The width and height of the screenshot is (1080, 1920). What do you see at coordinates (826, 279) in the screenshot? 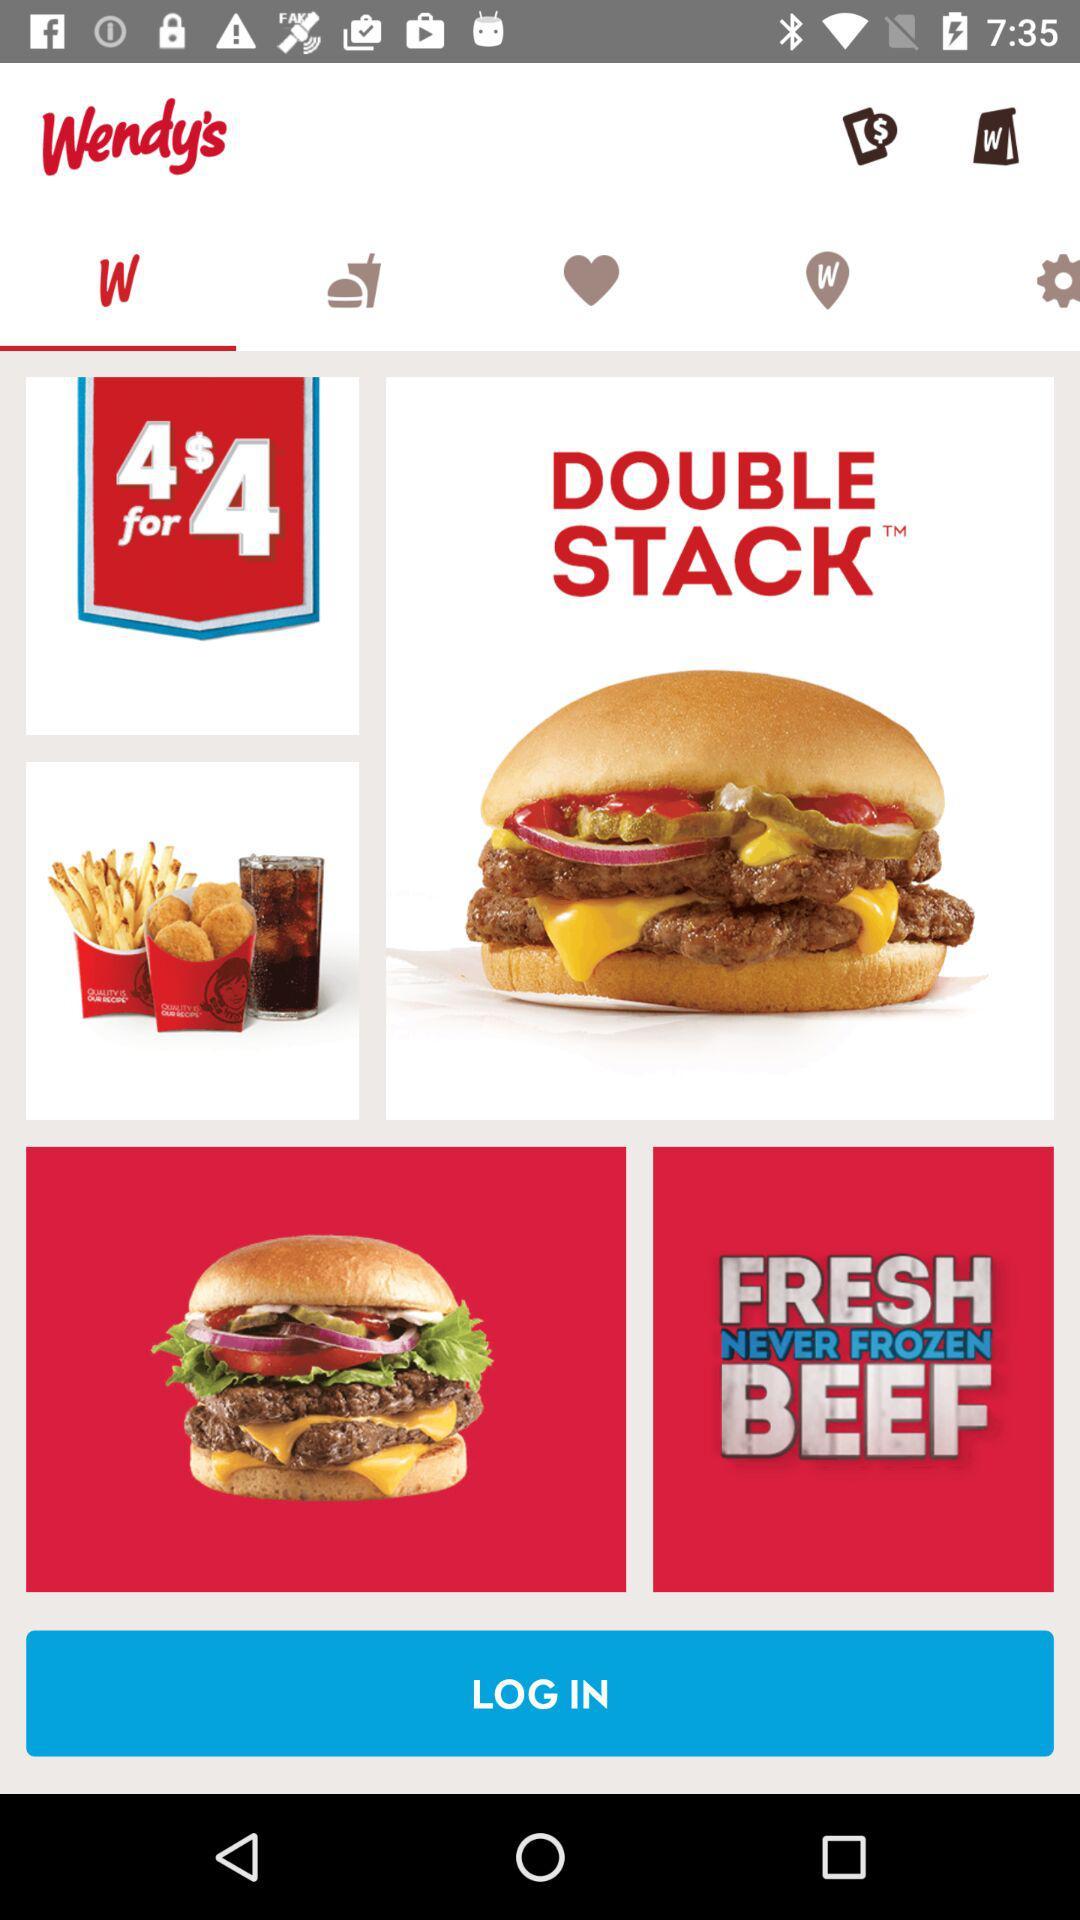
I see `find a location` at bounding box center [826, 279].